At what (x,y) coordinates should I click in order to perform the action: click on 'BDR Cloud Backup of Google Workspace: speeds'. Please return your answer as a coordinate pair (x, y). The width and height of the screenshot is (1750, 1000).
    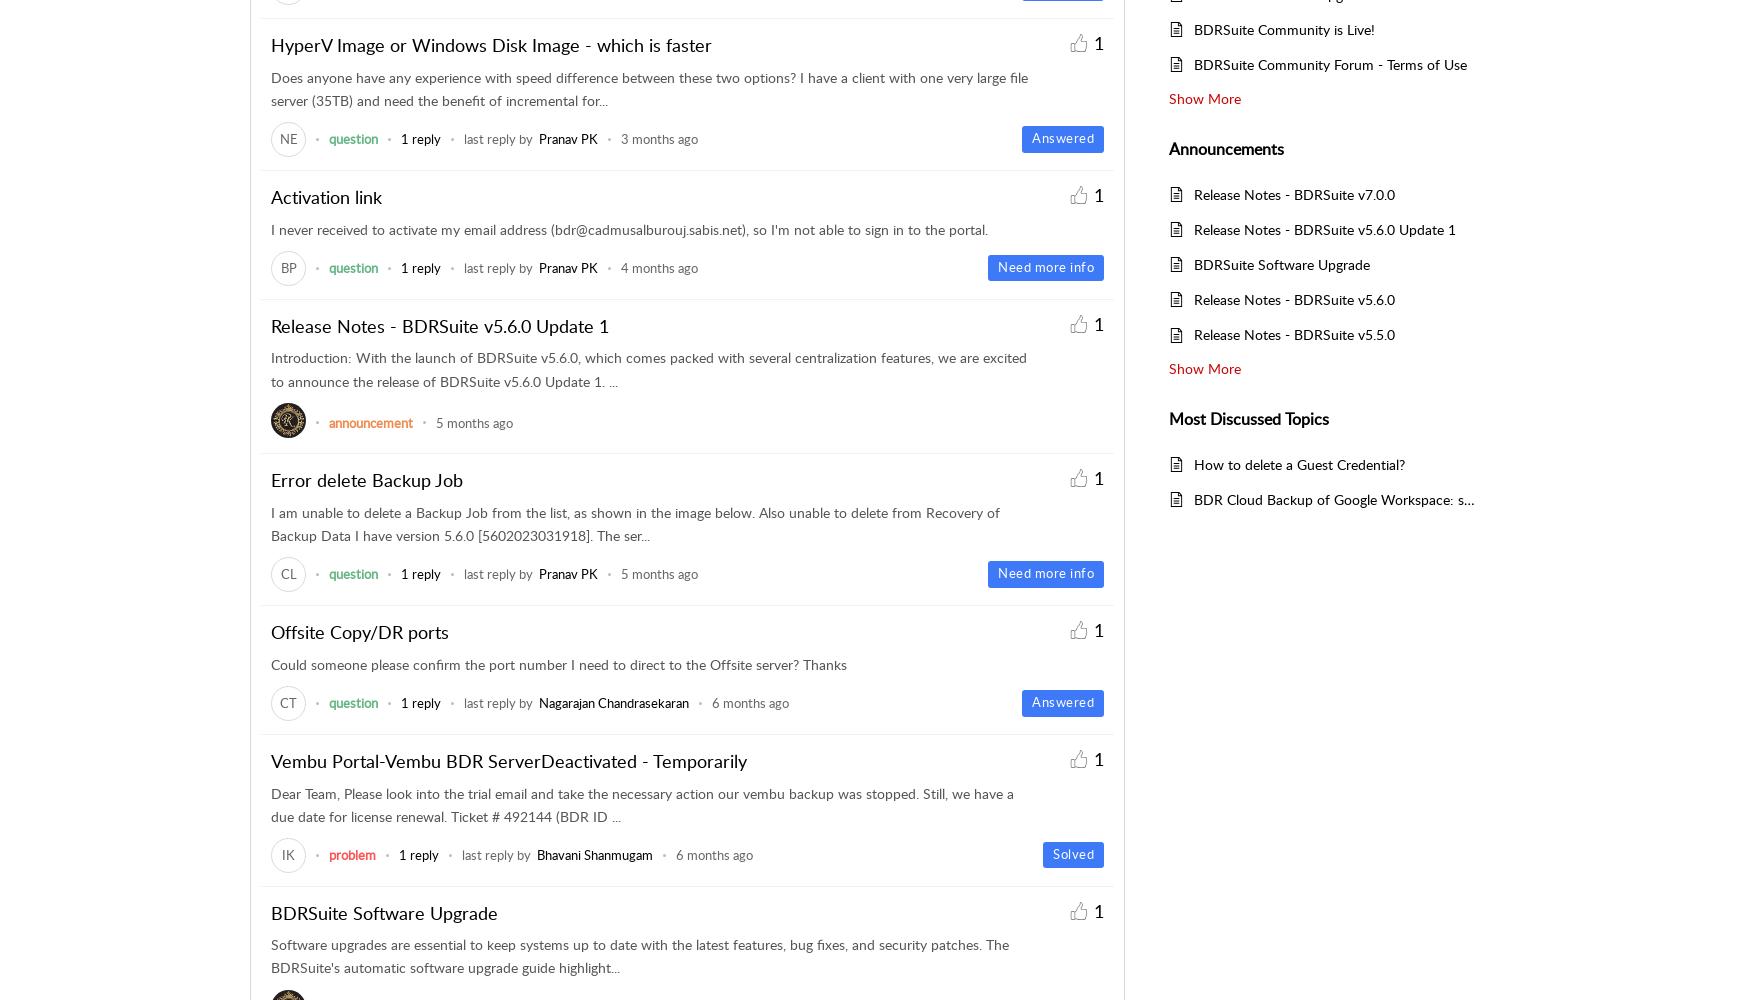
    Looking at the image, I should click on (1346, 498).